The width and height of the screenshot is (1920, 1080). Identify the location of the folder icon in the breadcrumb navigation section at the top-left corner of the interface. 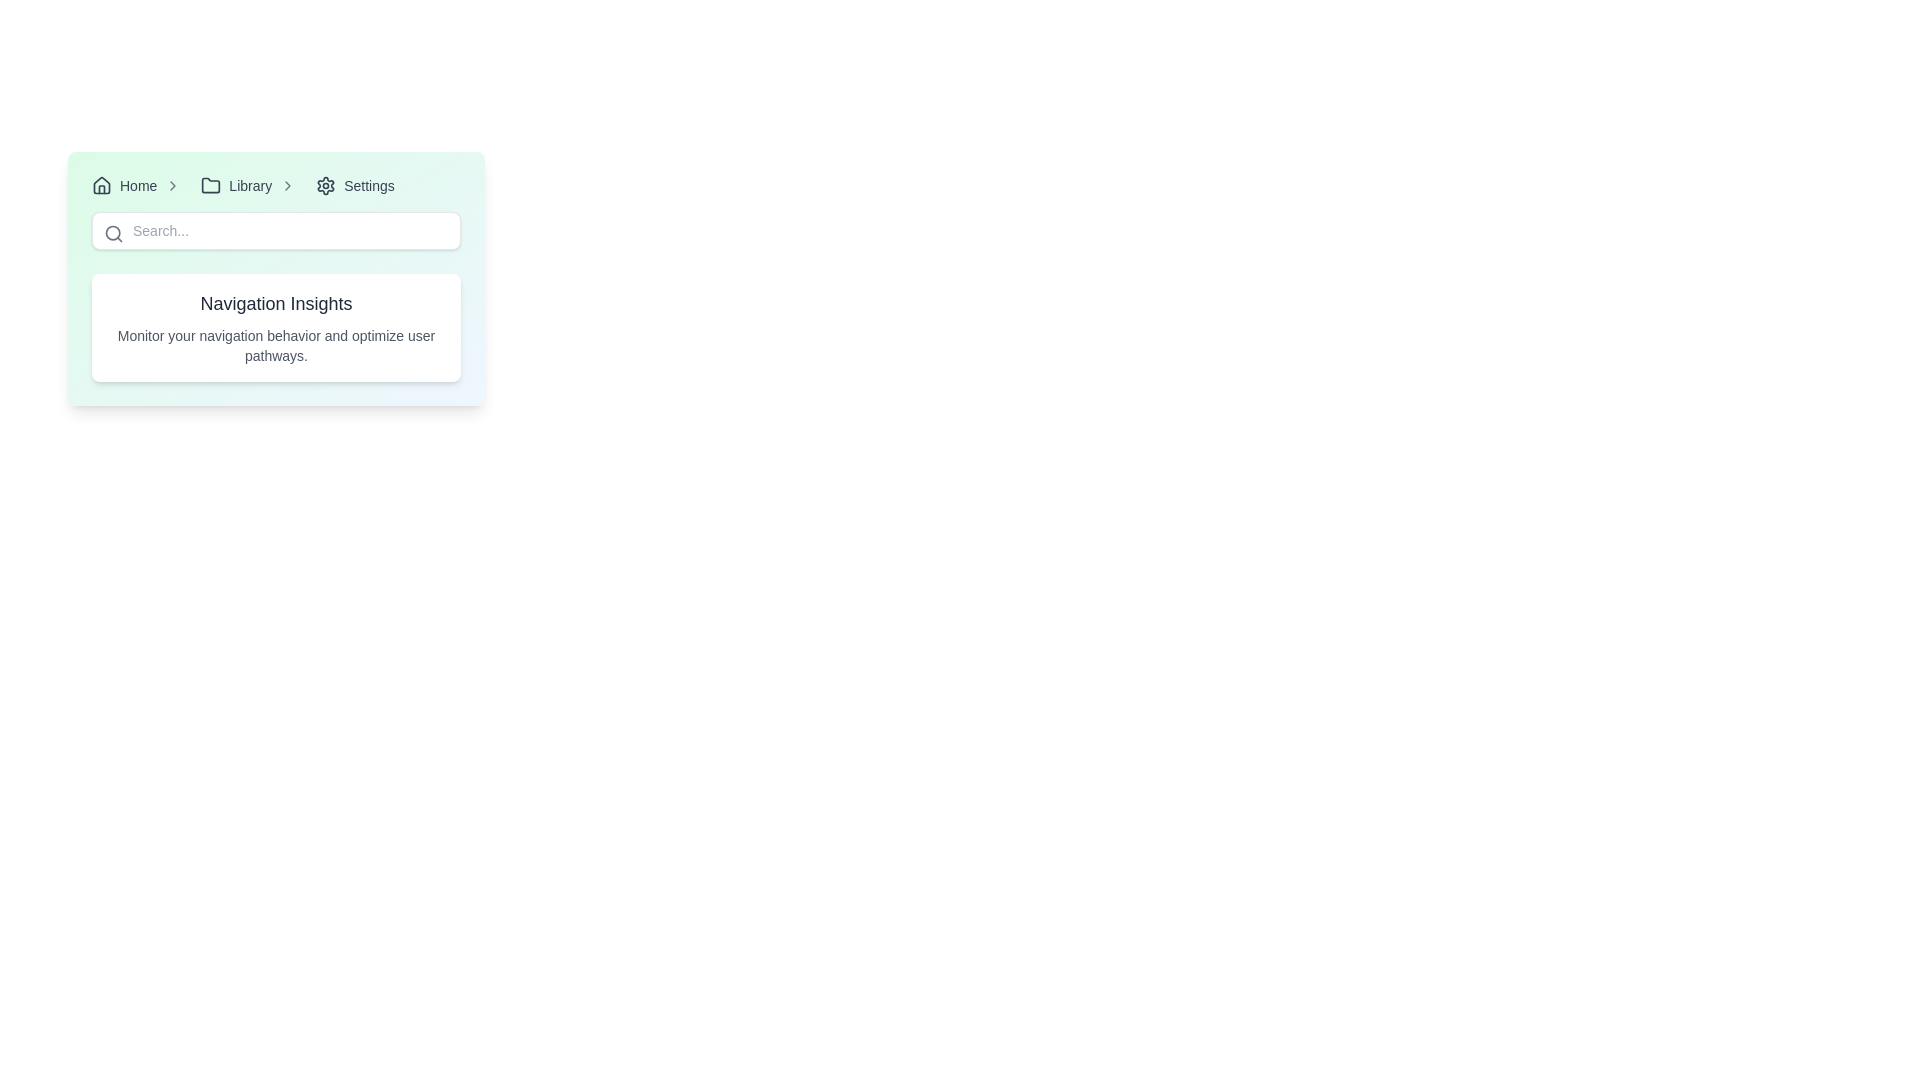
(211, 185).